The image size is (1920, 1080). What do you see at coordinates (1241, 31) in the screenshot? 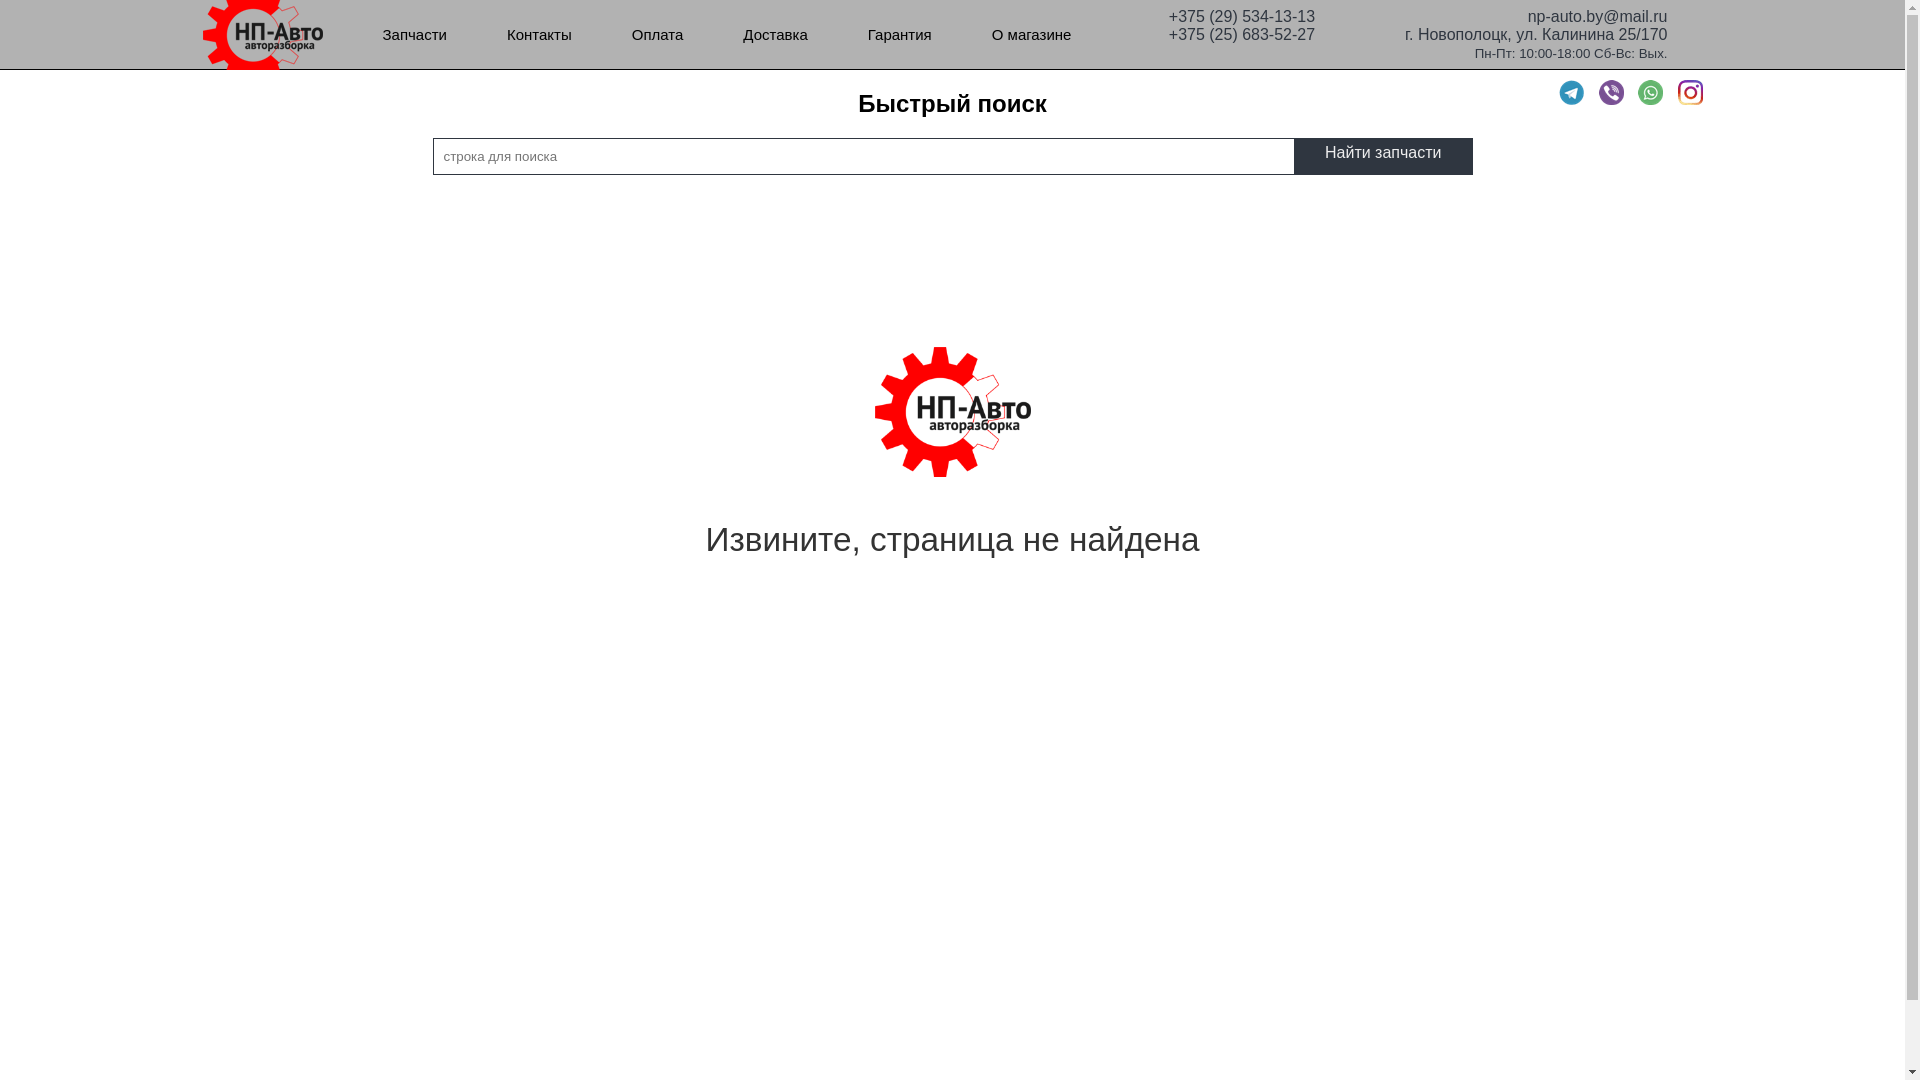
I see `'+375 (25) 683-52-27'` at bounding box center [1241, 31].